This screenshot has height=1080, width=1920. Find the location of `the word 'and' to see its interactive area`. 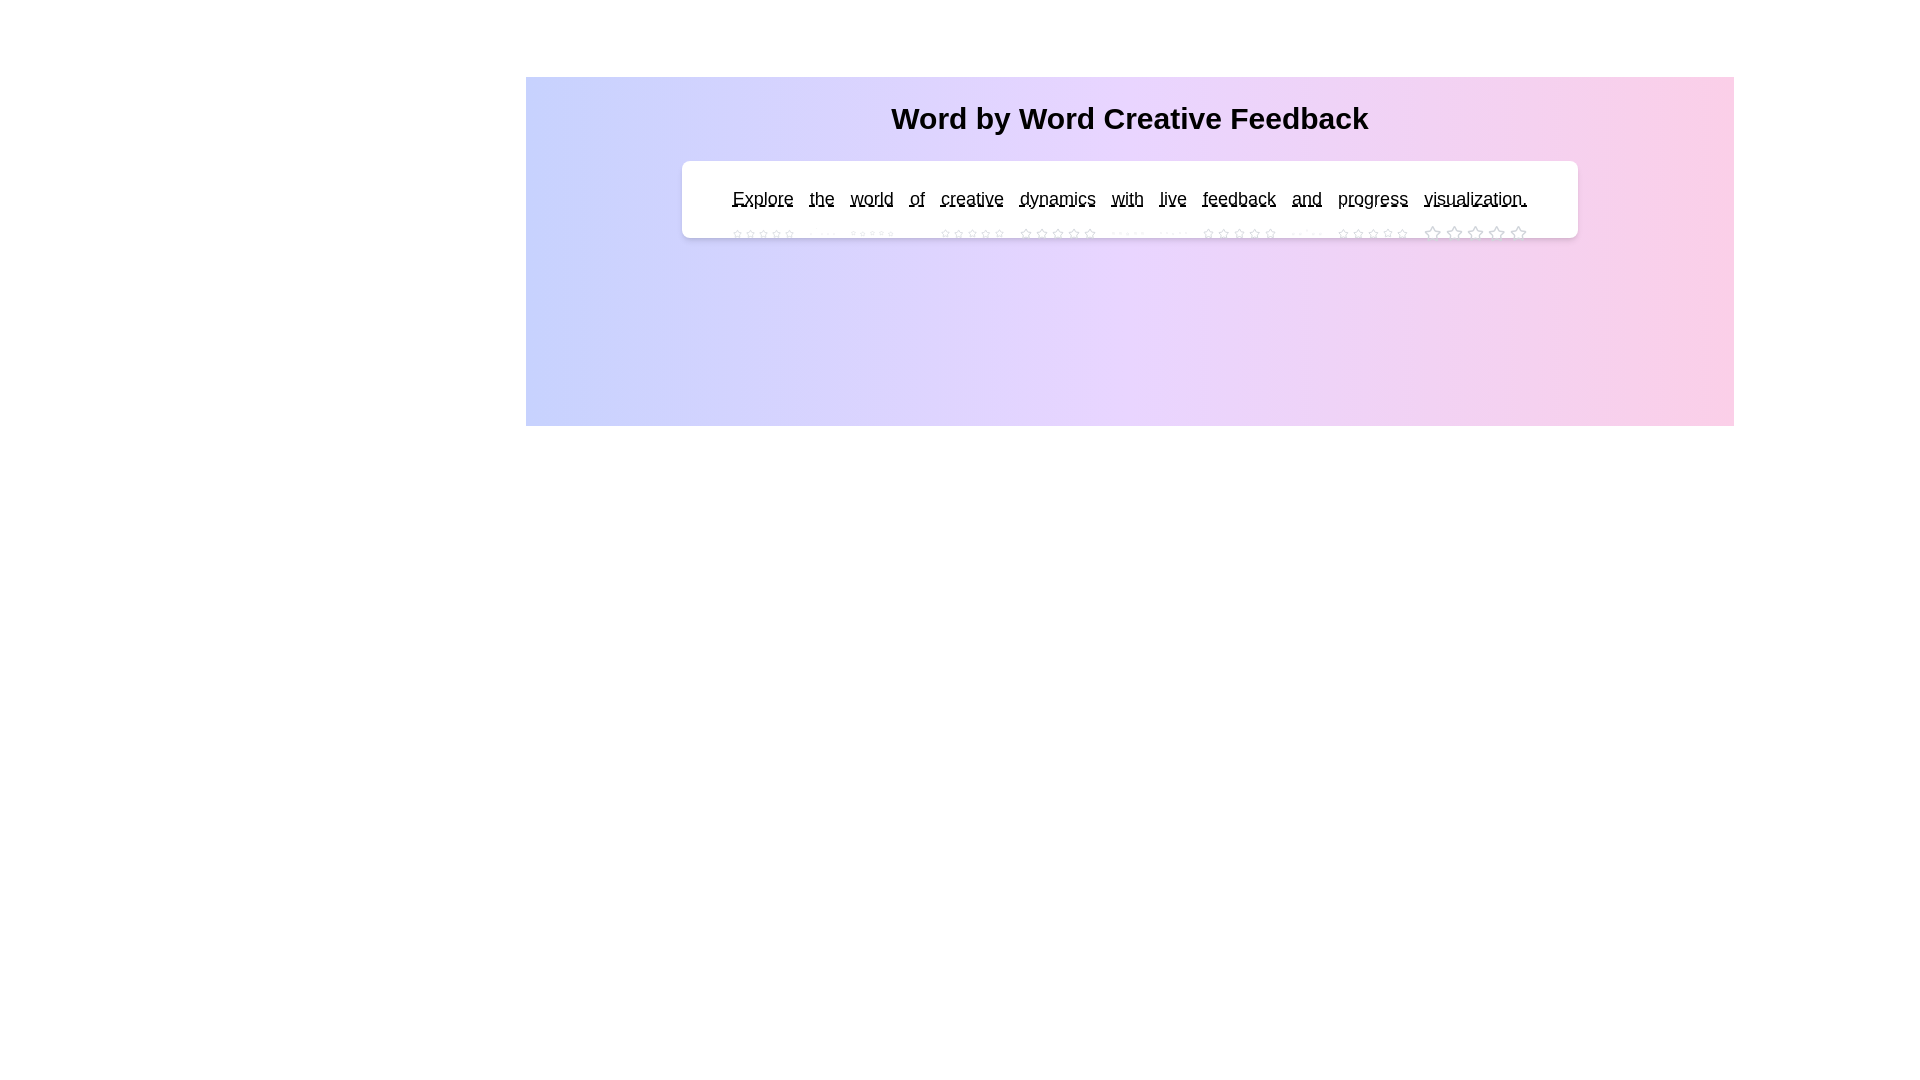

the word 'and' to see its interactive area is located at coordinates (1307, 199).